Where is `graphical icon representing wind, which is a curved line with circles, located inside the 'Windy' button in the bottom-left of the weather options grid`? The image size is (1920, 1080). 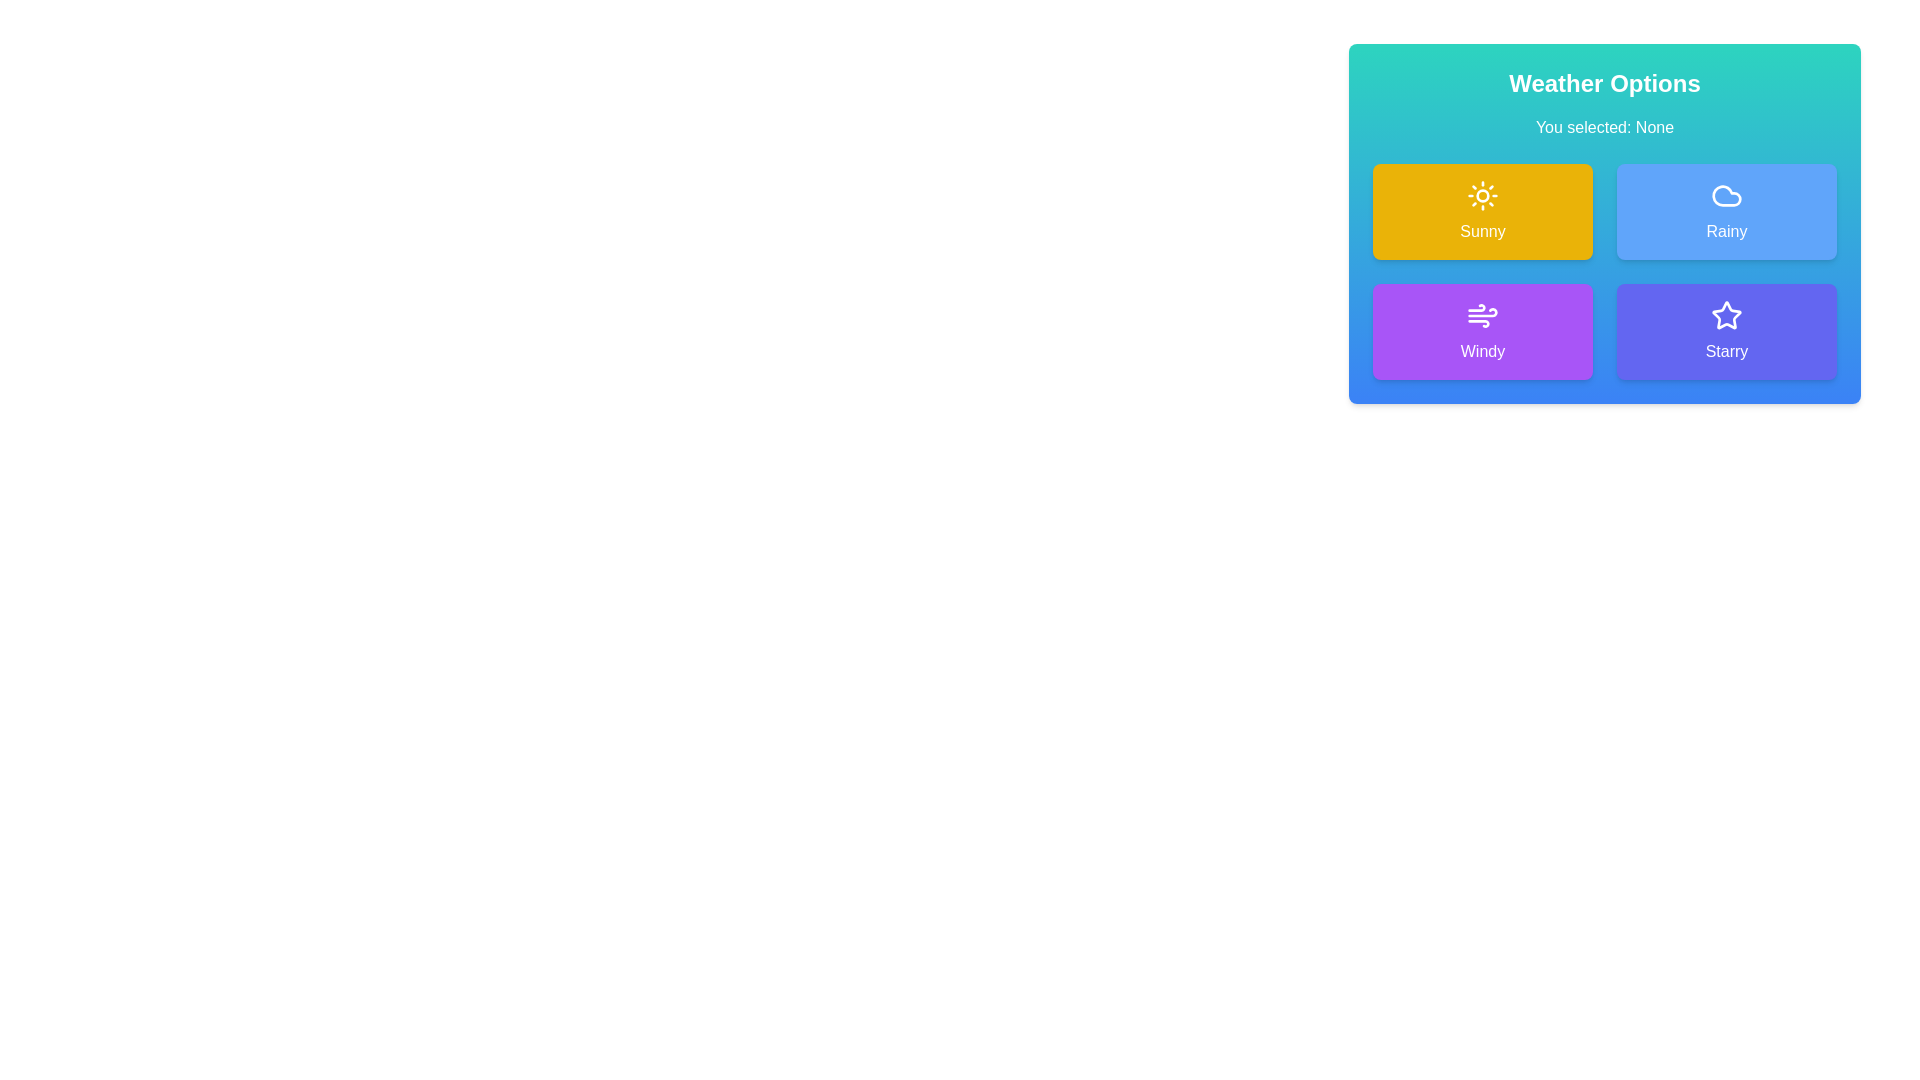
graphical icon representing wind, which is a curved line with circles, located inside the 'Windy' button in the bottom-left of the weather options grid is located at coordinates (1483, 312).